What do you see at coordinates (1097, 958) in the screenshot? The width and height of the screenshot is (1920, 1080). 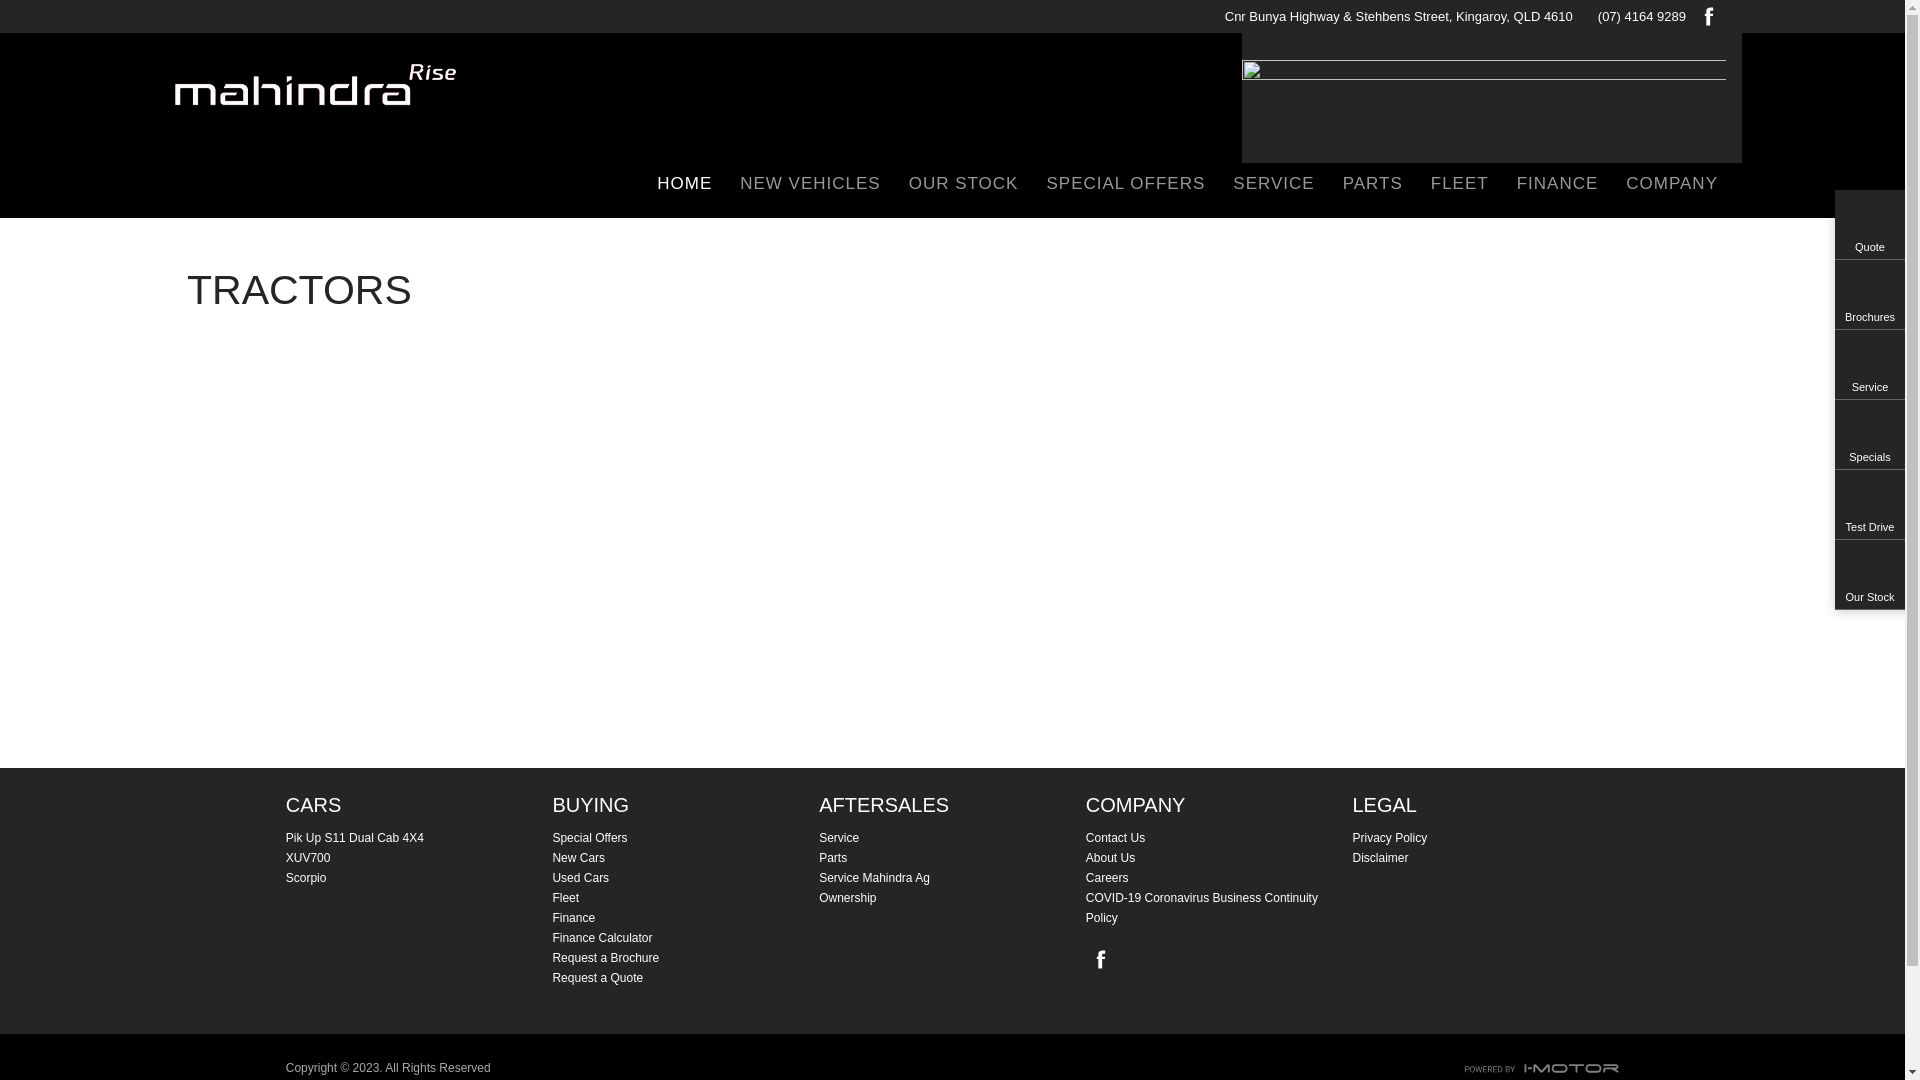 I see `'Facebook'` at bounding box center [1097, 958].